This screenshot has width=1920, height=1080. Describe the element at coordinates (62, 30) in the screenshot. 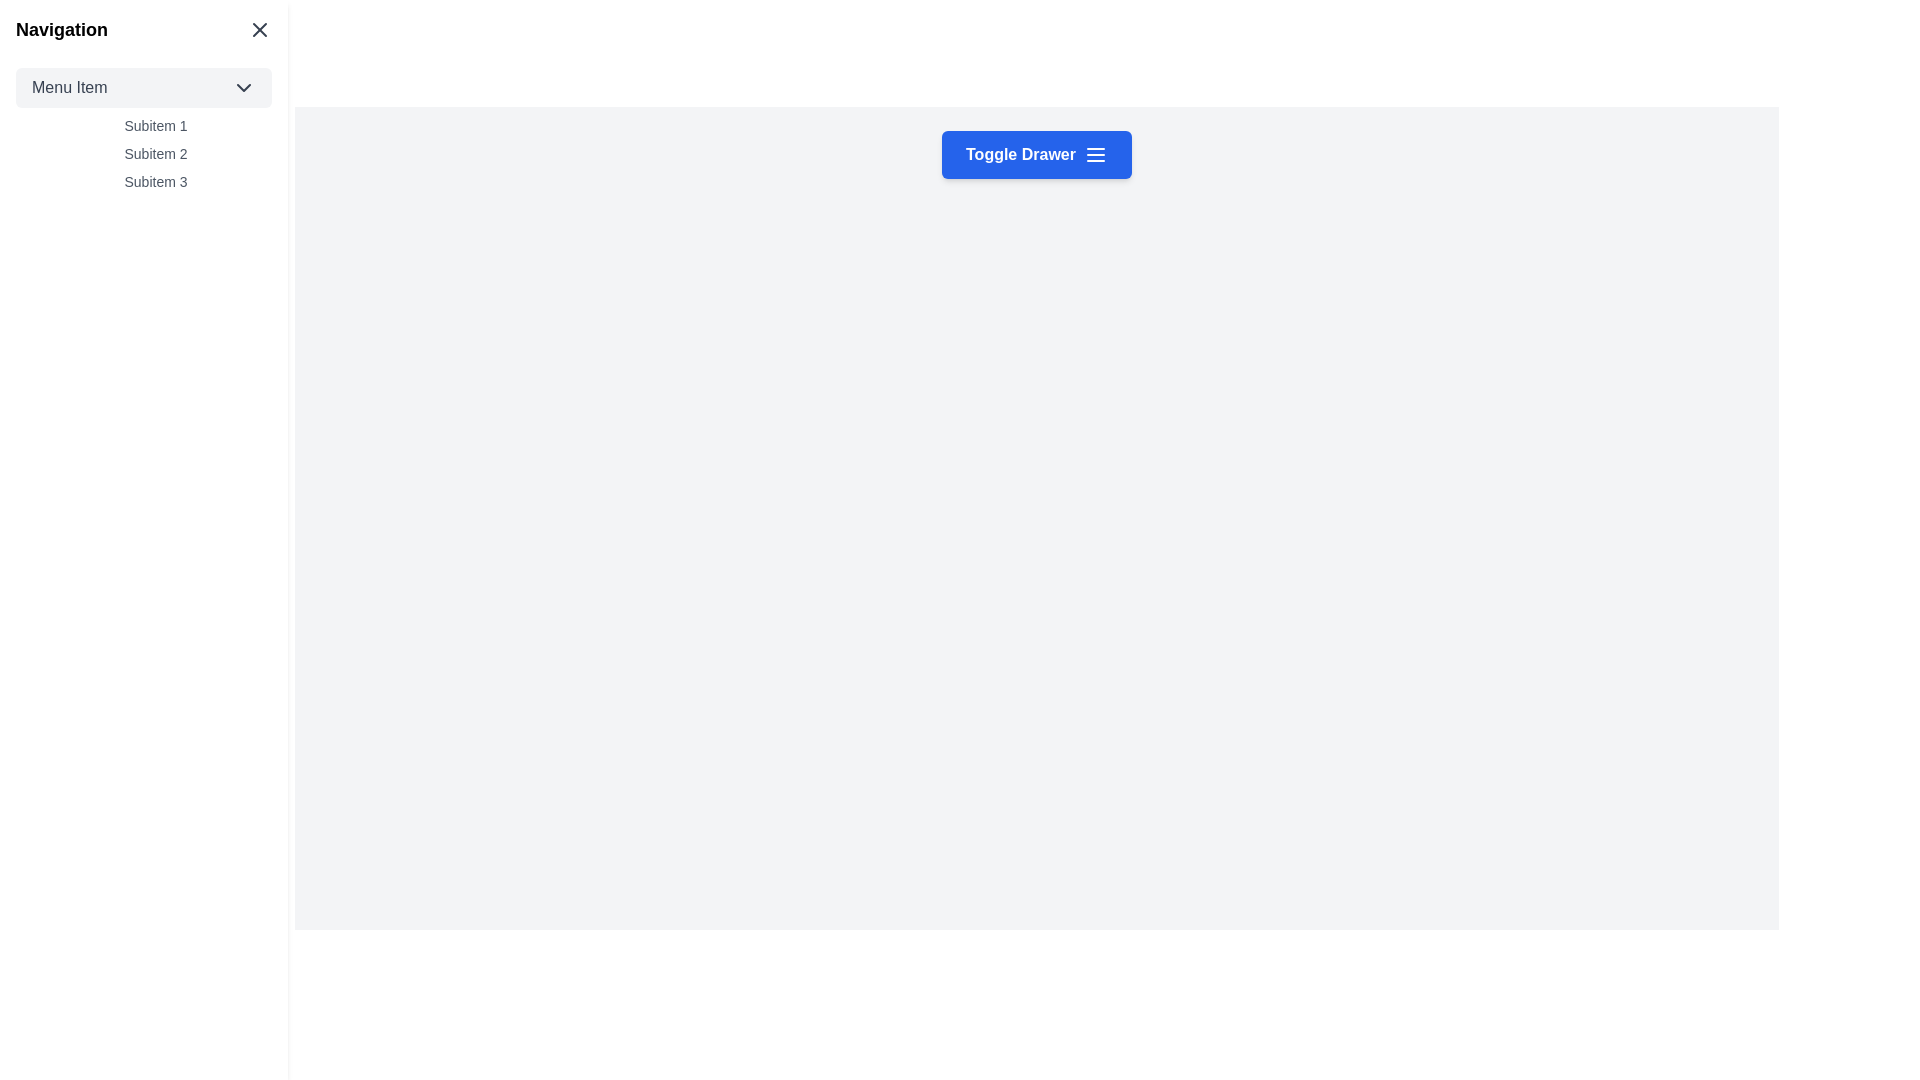

I see `the text label that reads 'Navigation', which is prominently styled in bold and located at the top-left corner of the interface` at that location.